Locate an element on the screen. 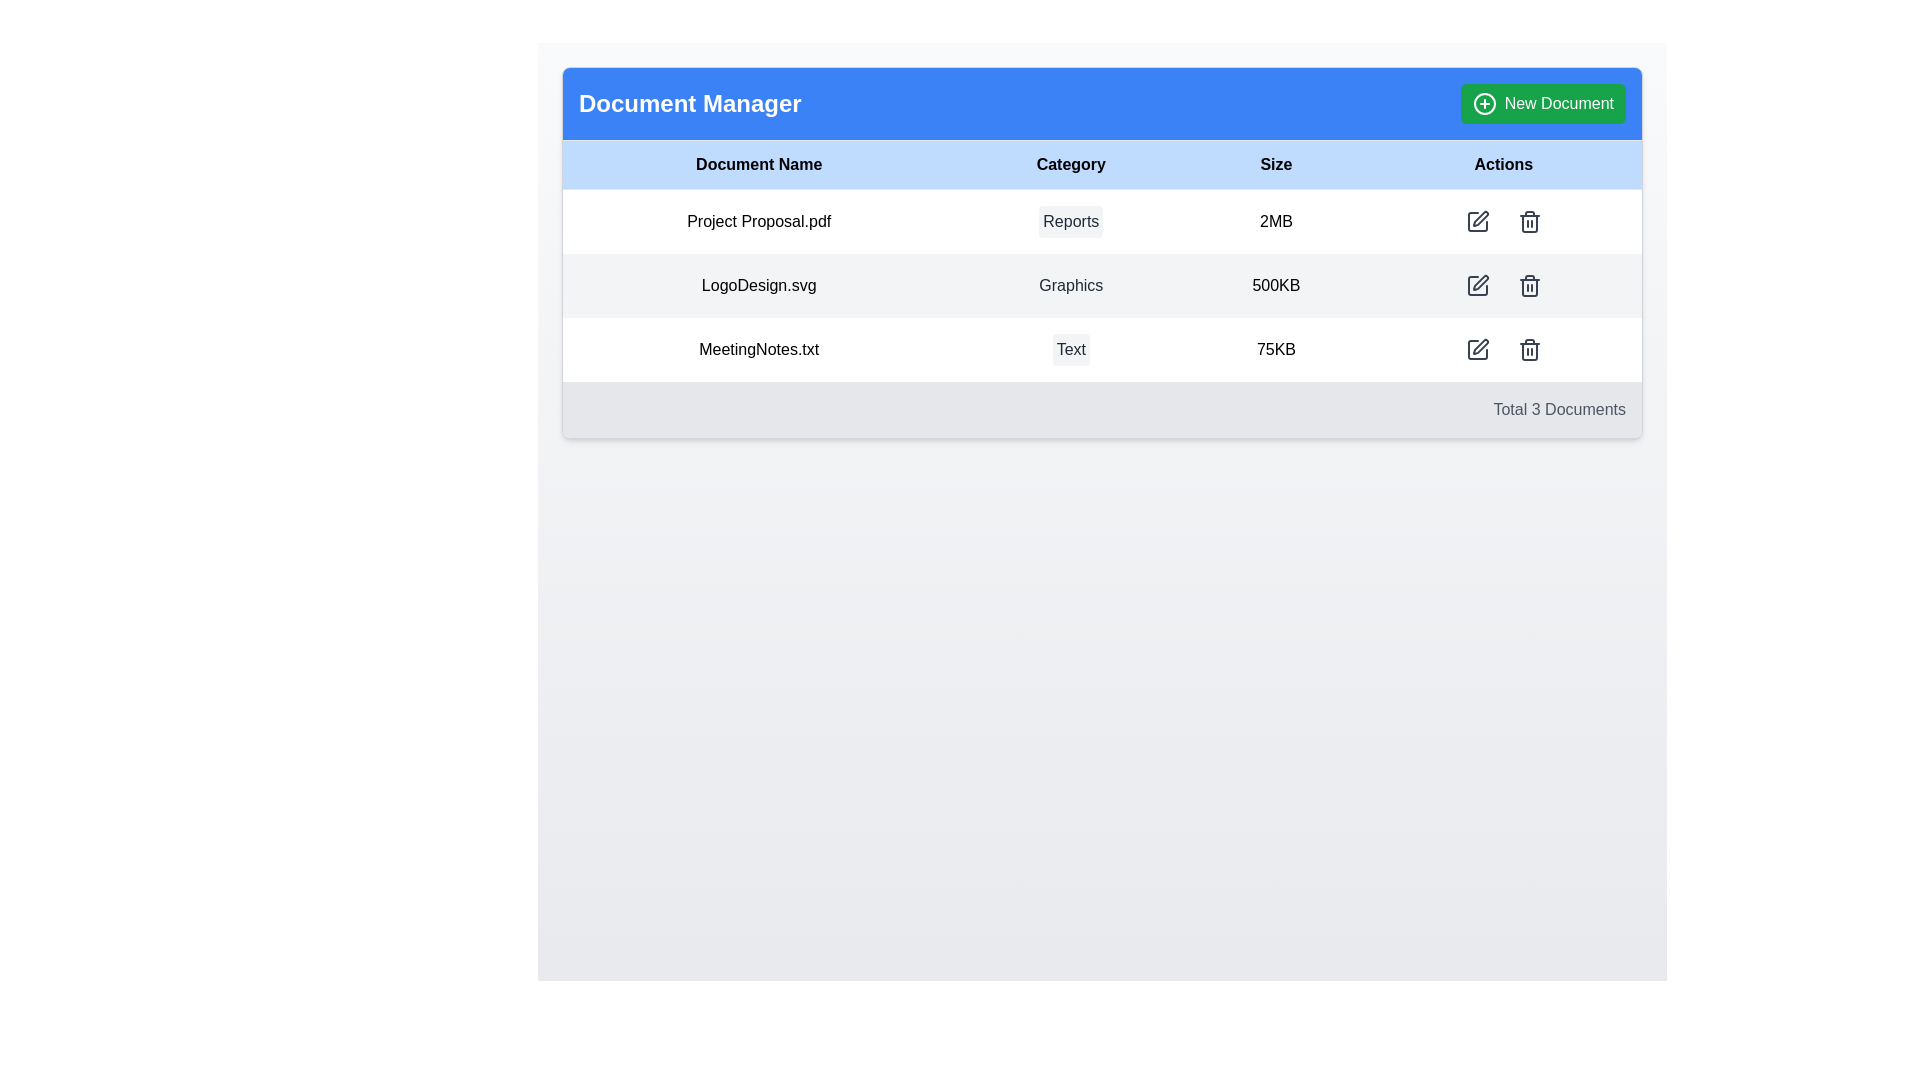  the delete button located in the 'Actions' column of the first row in the document table is located at coordinates (1528, 222).